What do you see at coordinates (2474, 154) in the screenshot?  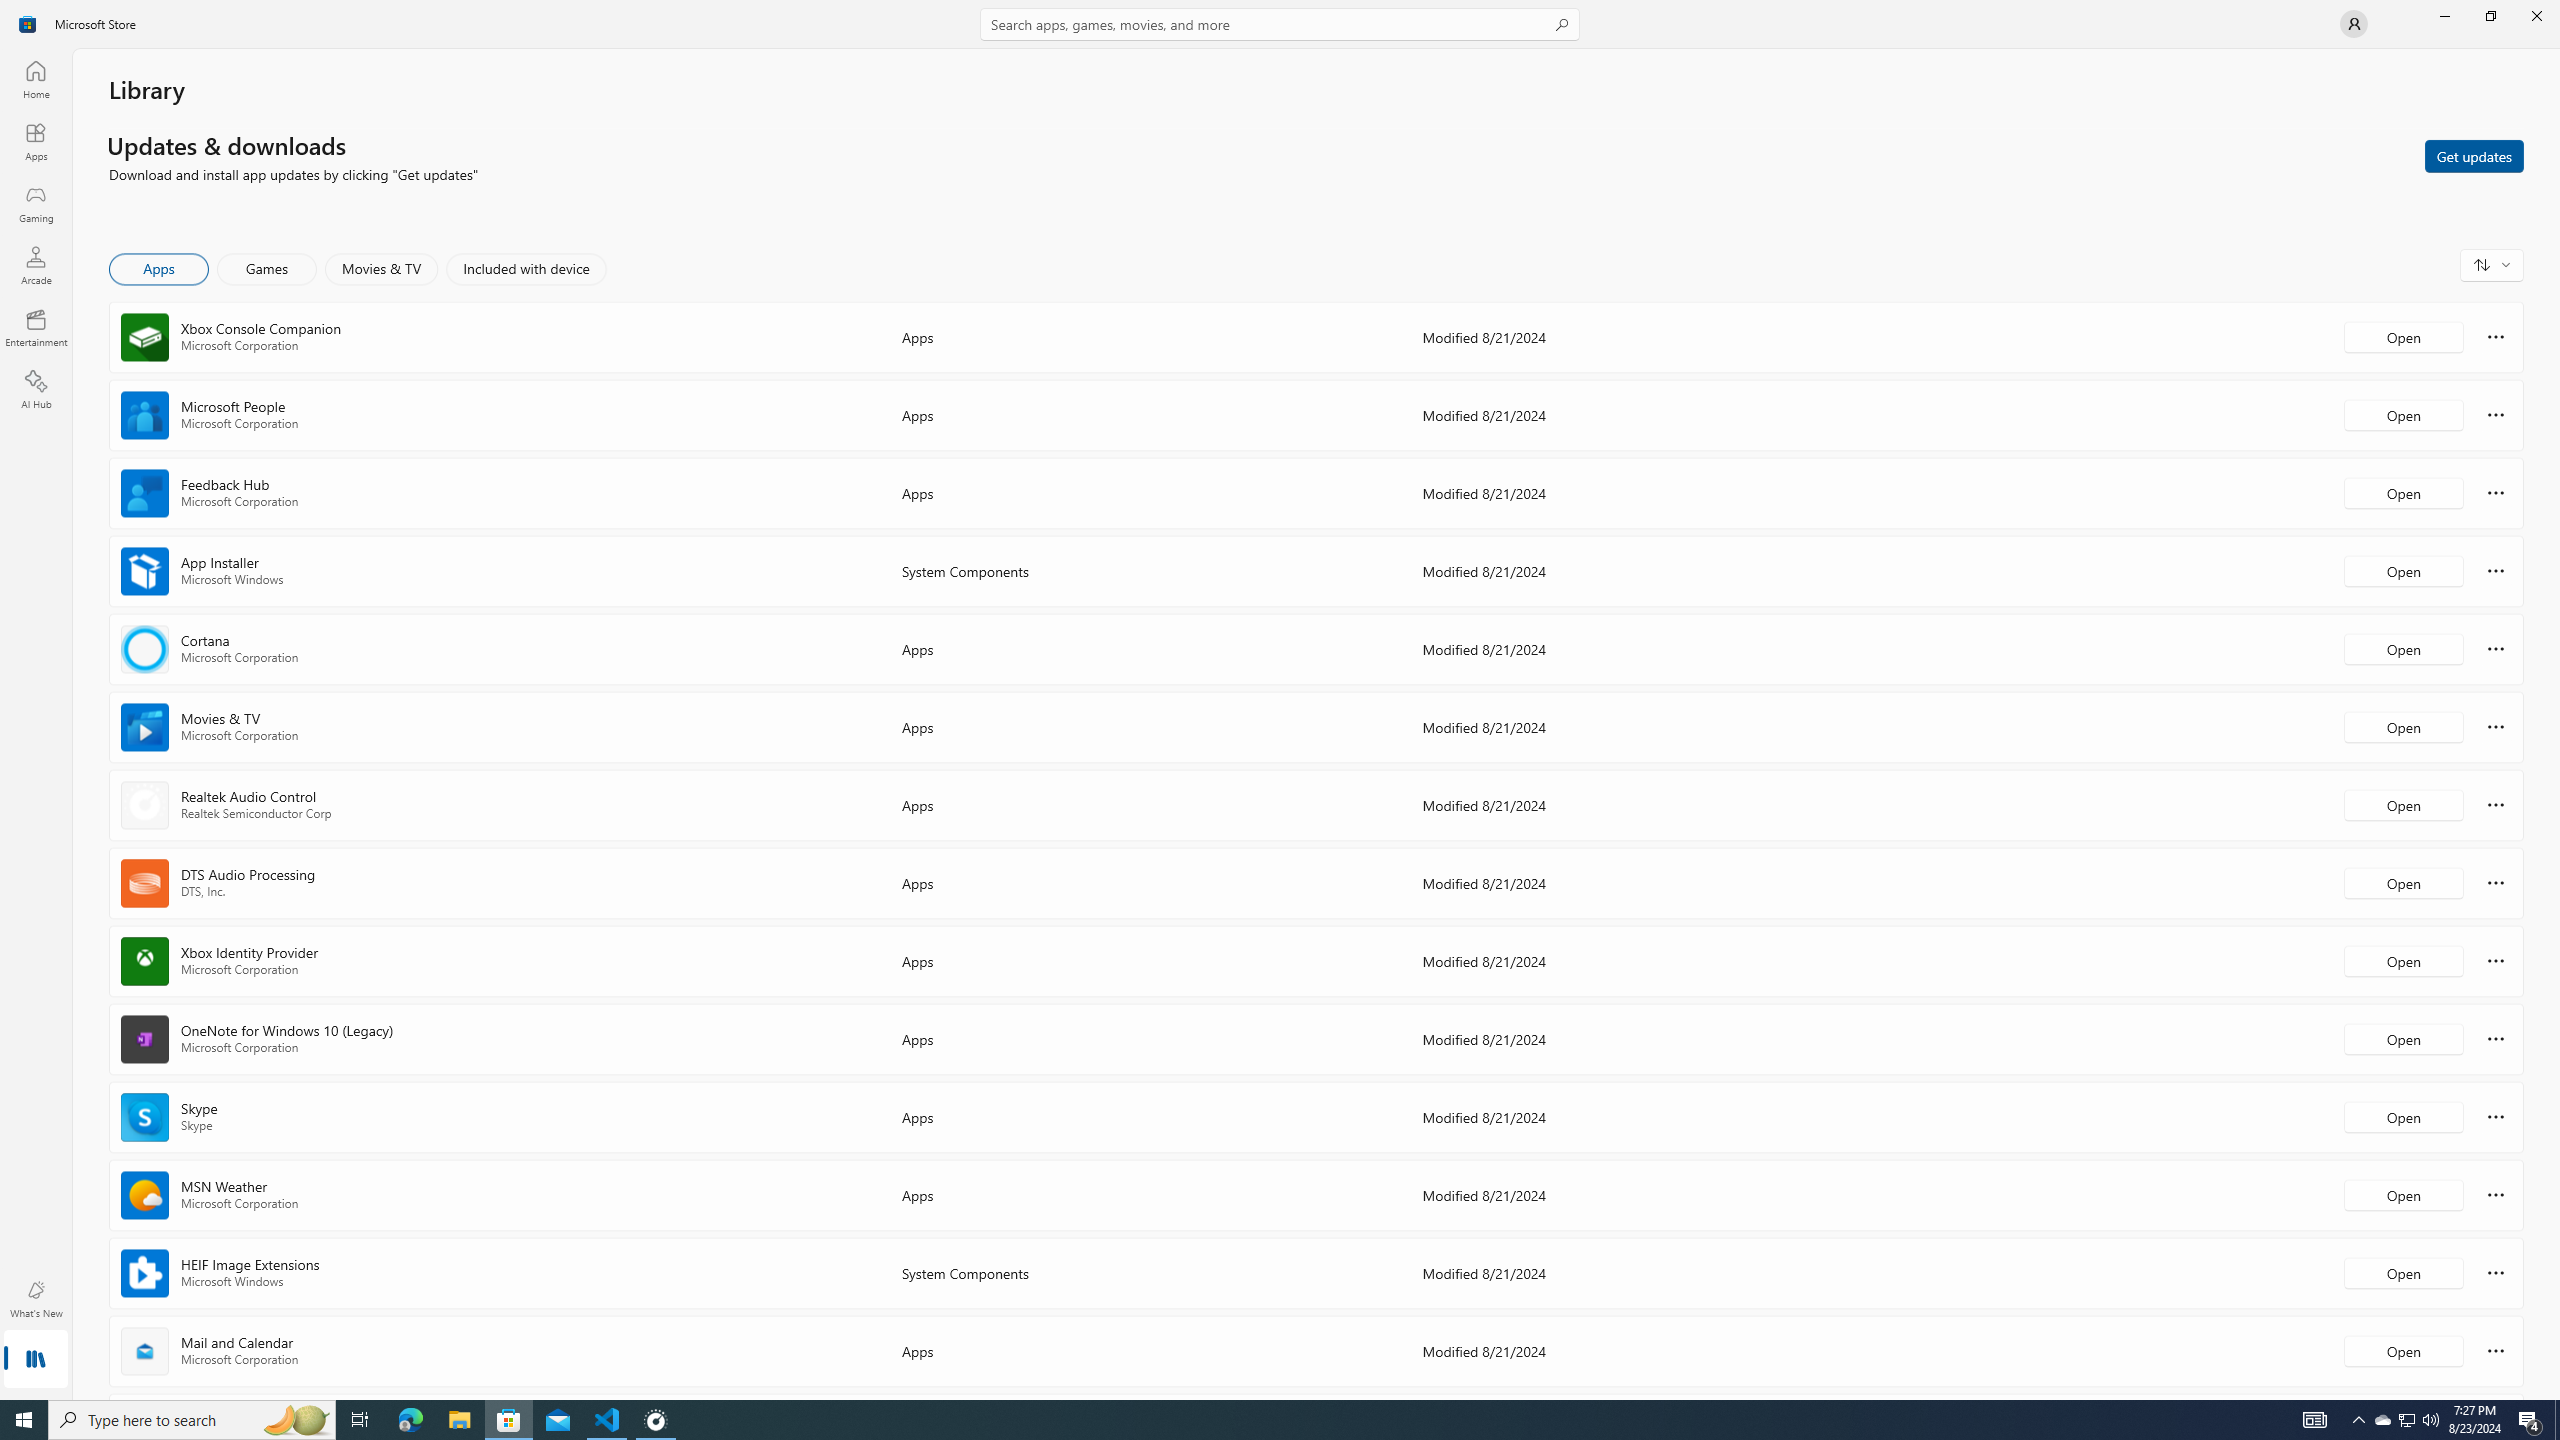 I see `'Get updates'` at bounding box center [2474, 154].